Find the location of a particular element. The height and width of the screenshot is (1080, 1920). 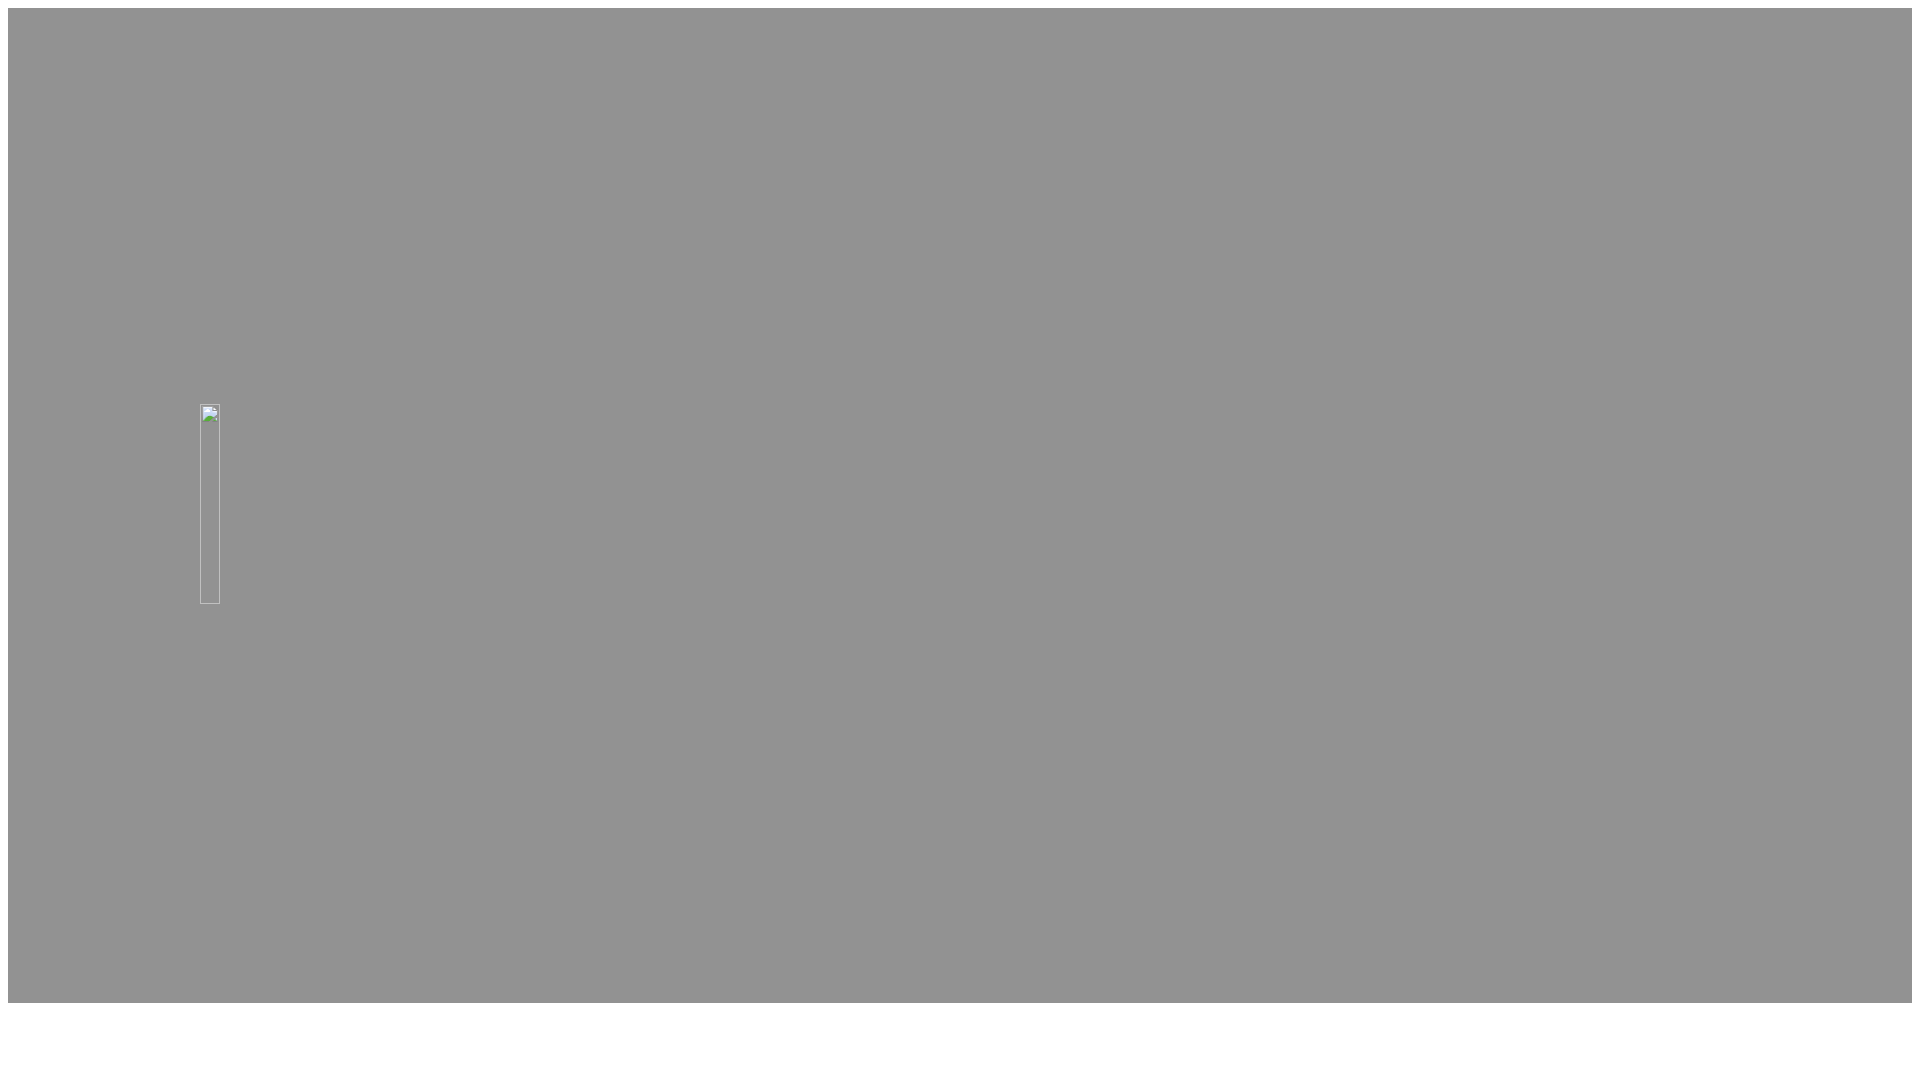

'Skip to main content' is located at coordinates (7, 7).